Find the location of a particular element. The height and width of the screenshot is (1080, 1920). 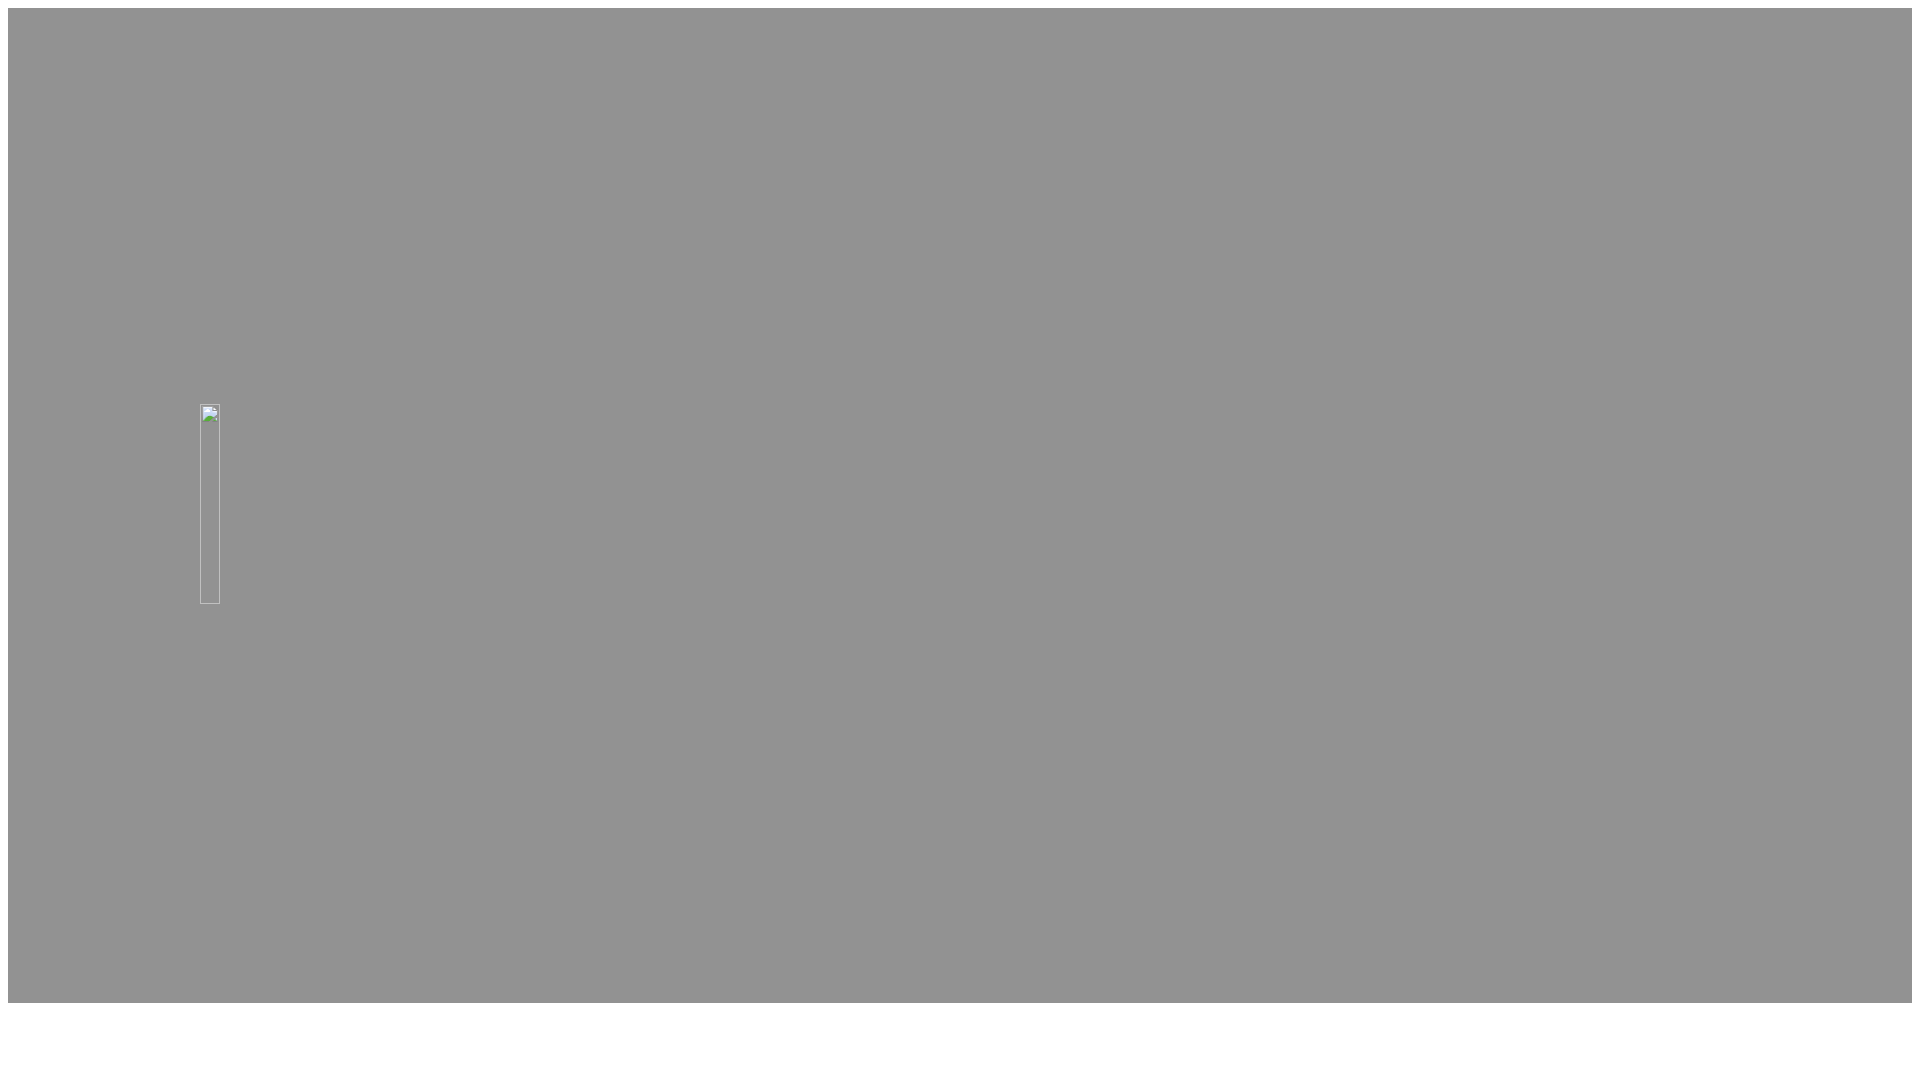

'Skip to main content' is located at coordinates (7, 7).